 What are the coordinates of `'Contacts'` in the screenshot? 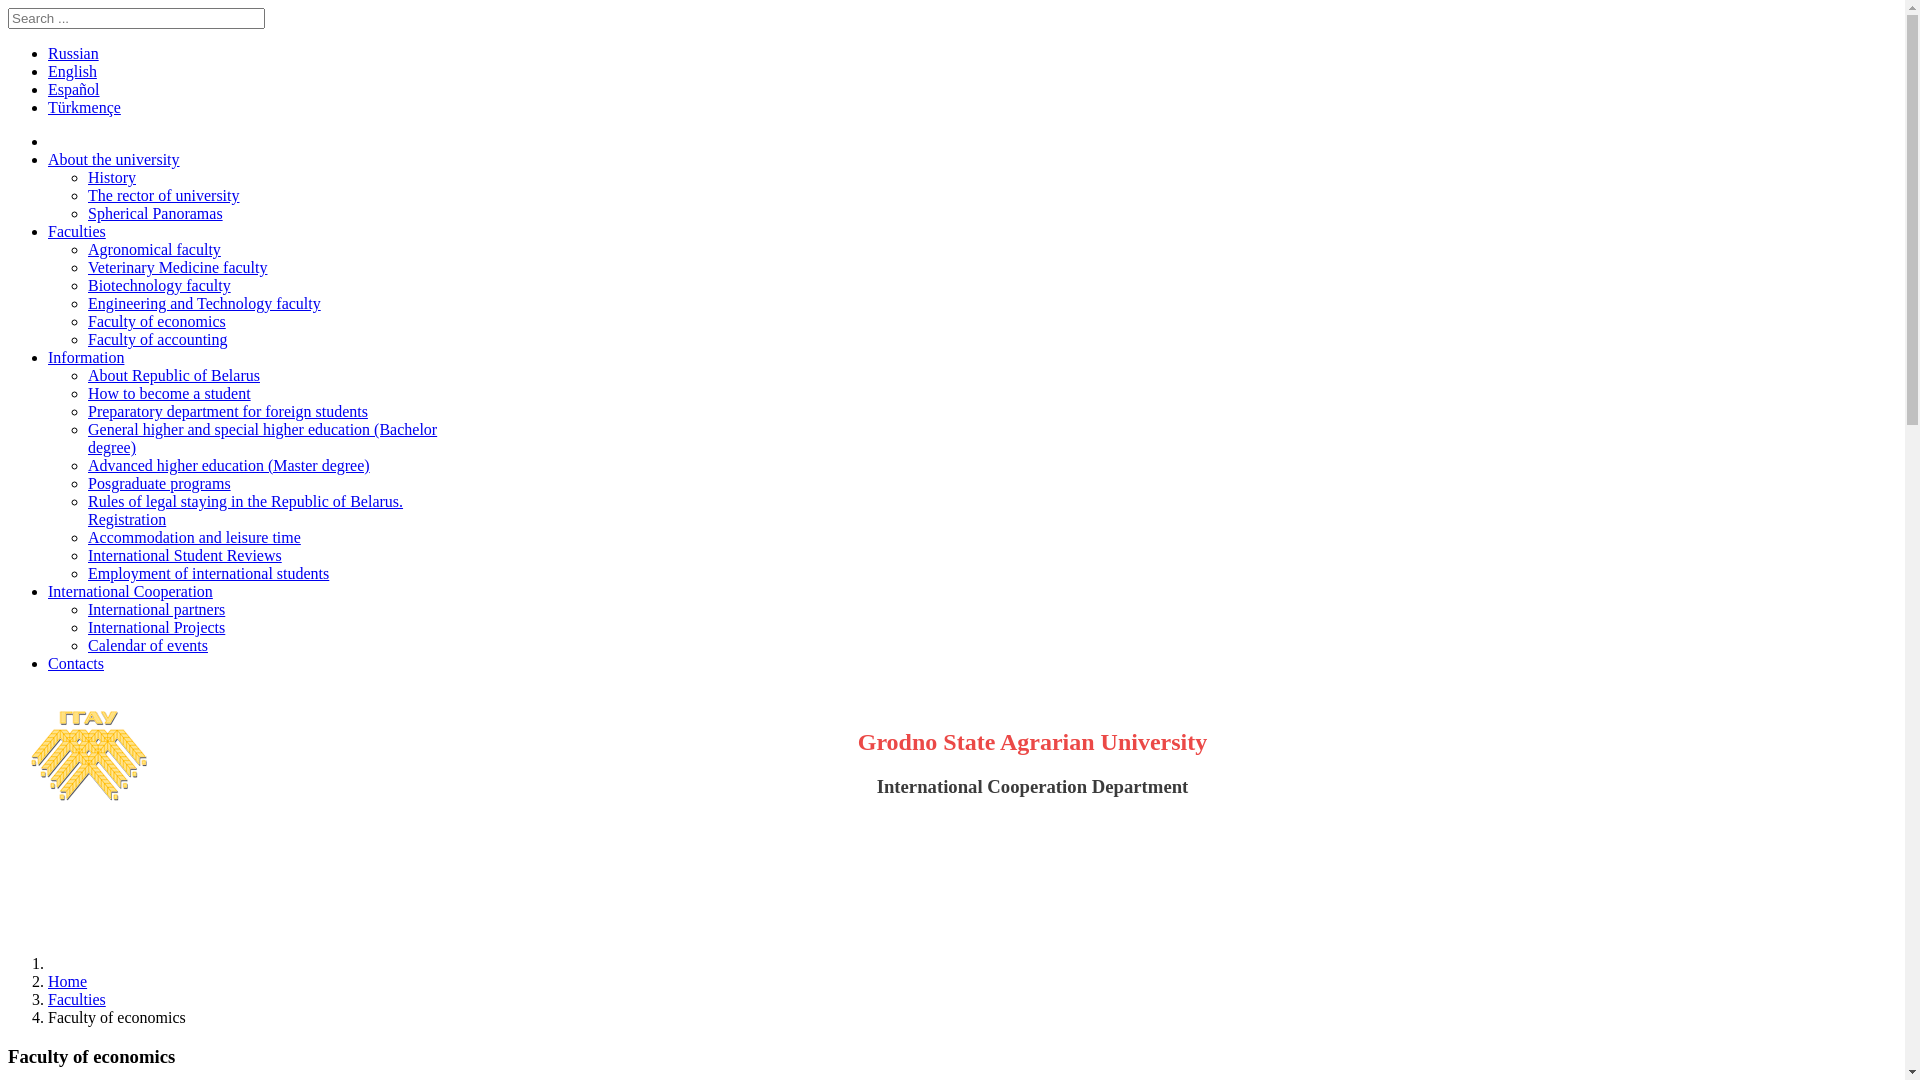 It's located at (76, 663).